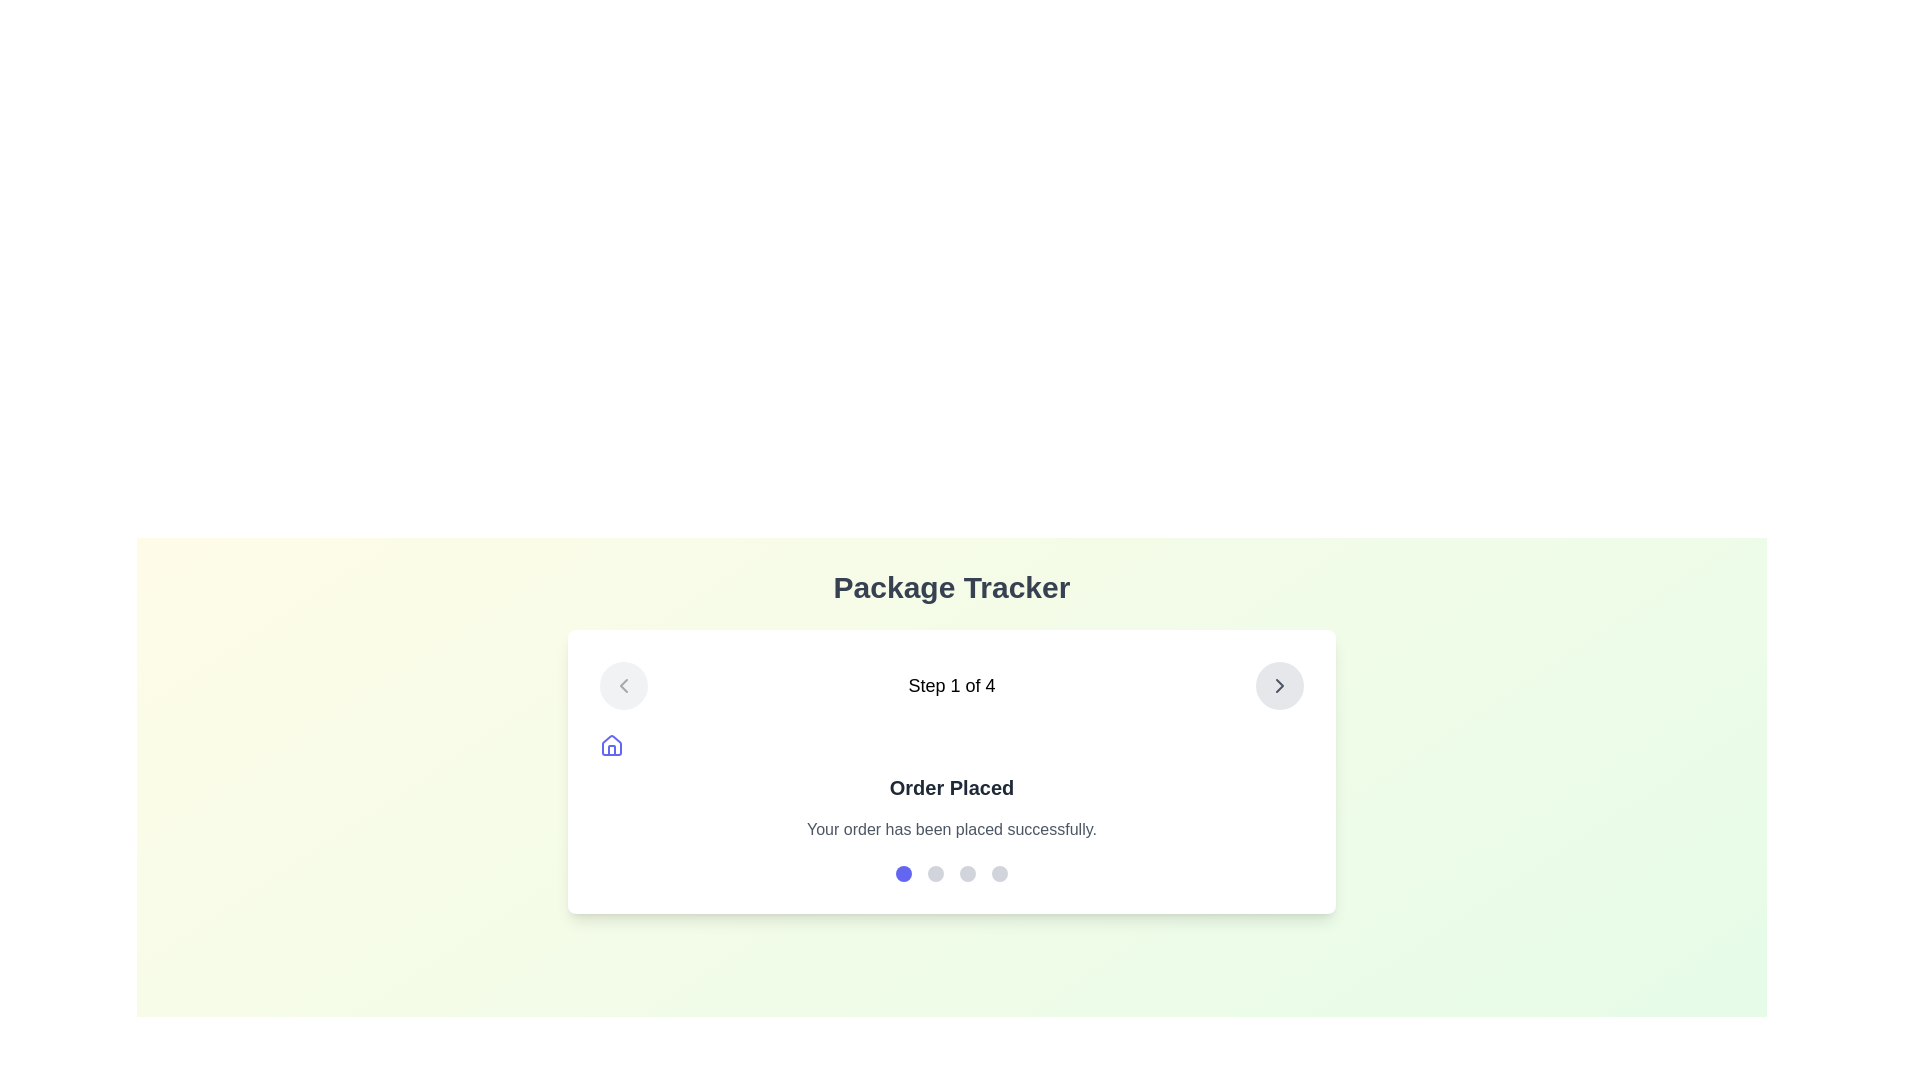 This screenshot has height=1080, width=1920. I want to click on the third circular indicator in the horizontal set of progress indicators within the 'Package Tracker' card, so click(968, 873).